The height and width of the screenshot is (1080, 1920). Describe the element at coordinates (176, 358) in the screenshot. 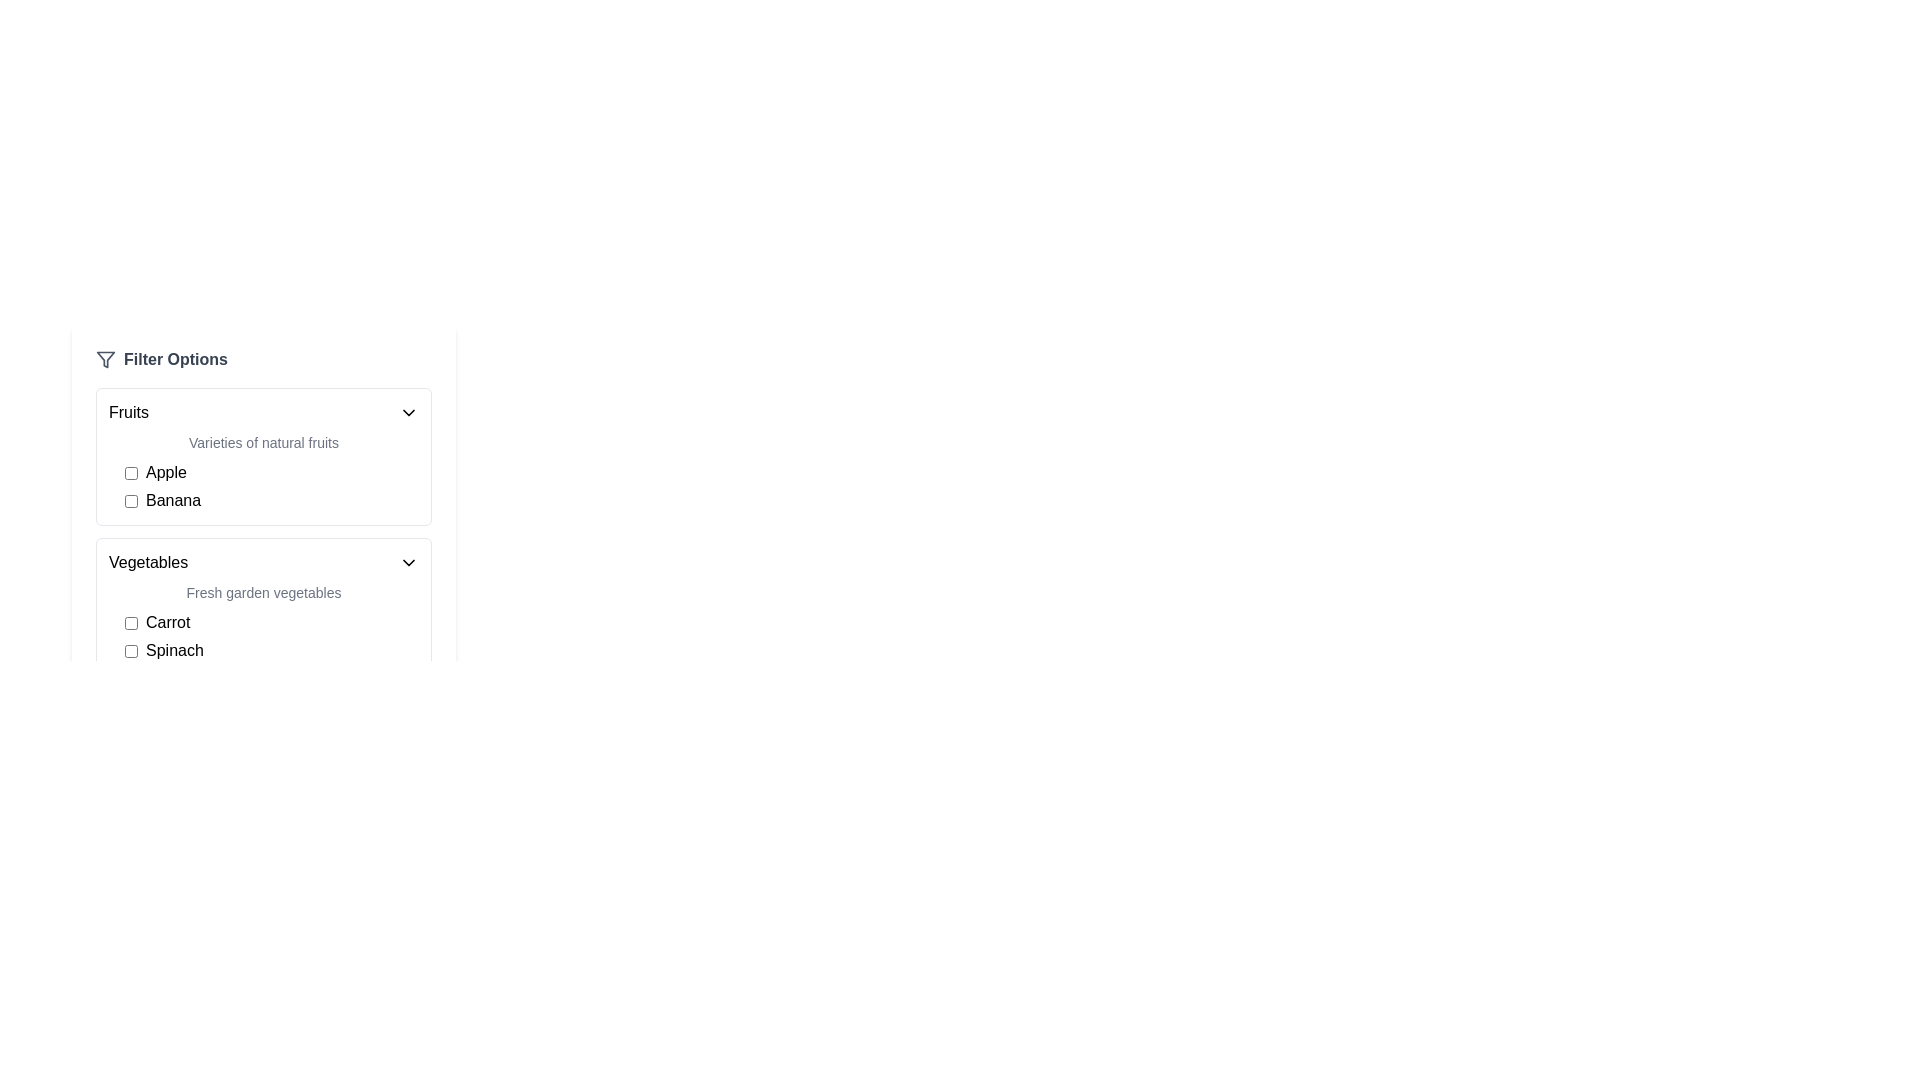

I see `the Text Label that indicates a category for filtering options, positioned at the top-left corner of the interface above the 'Fruits' section` at that location.